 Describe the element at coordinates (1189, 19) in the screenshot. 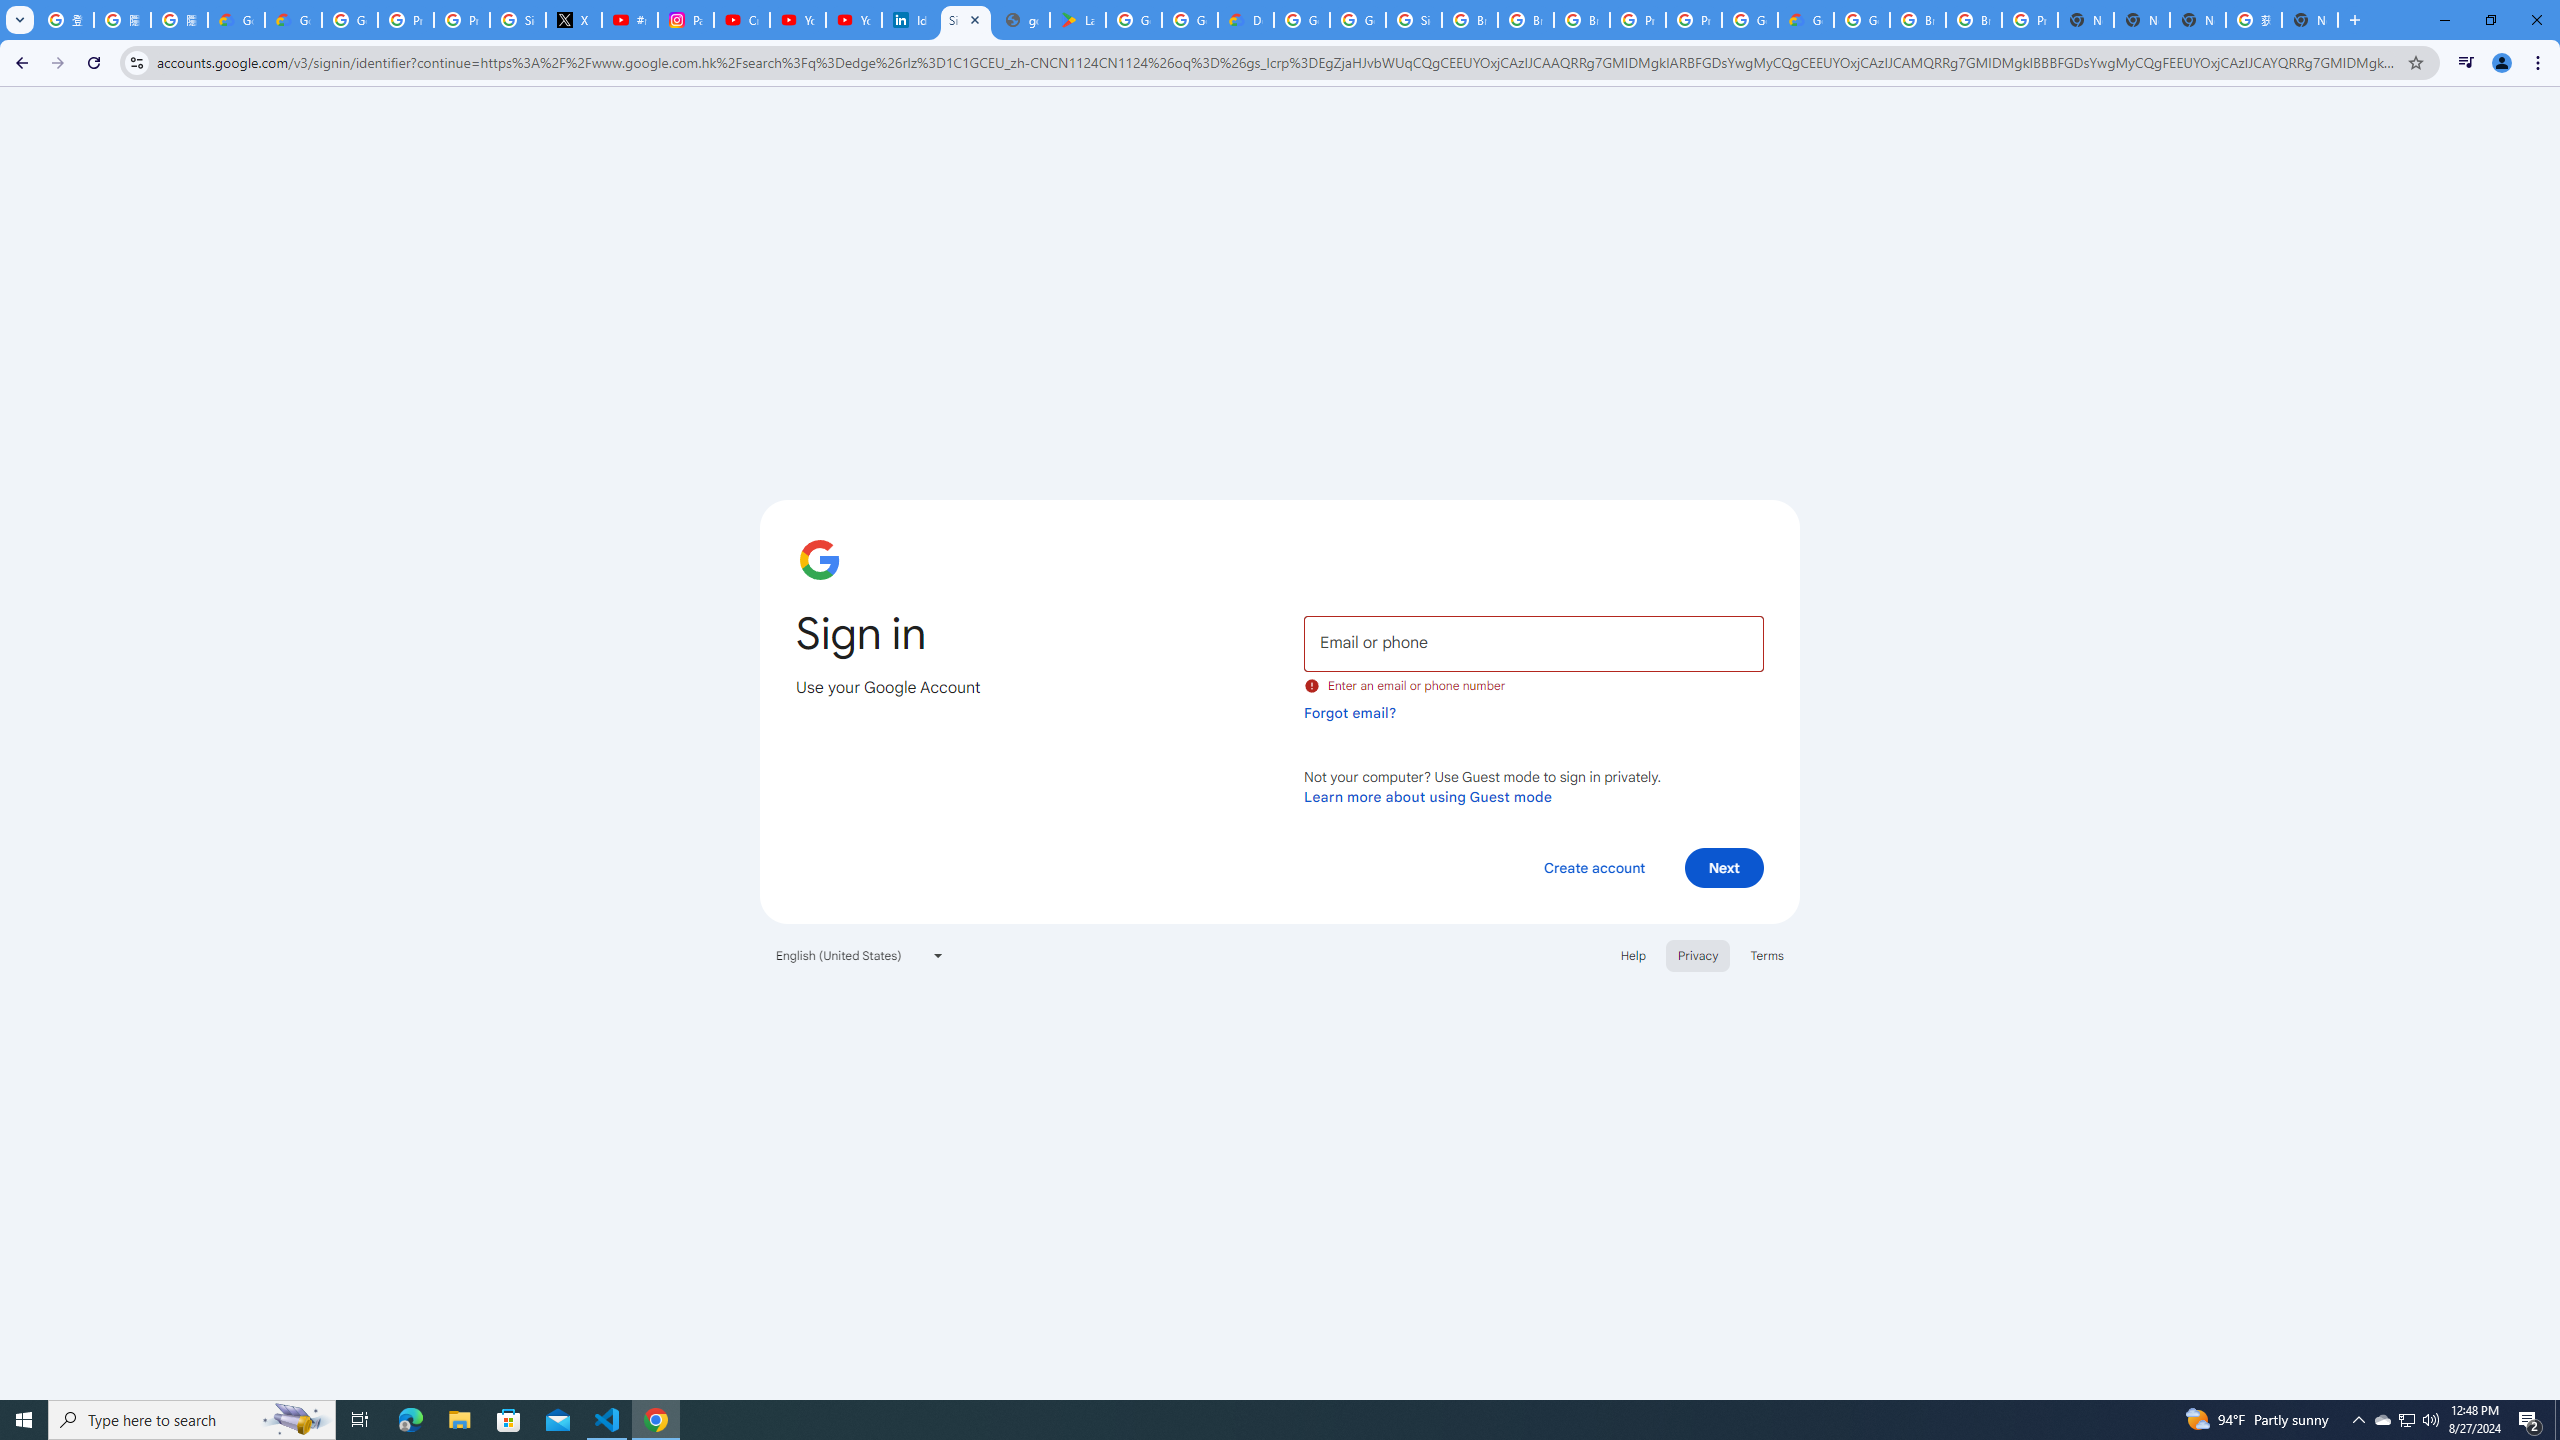

I see `'Google Workspace - Specific Terms'` at that location.